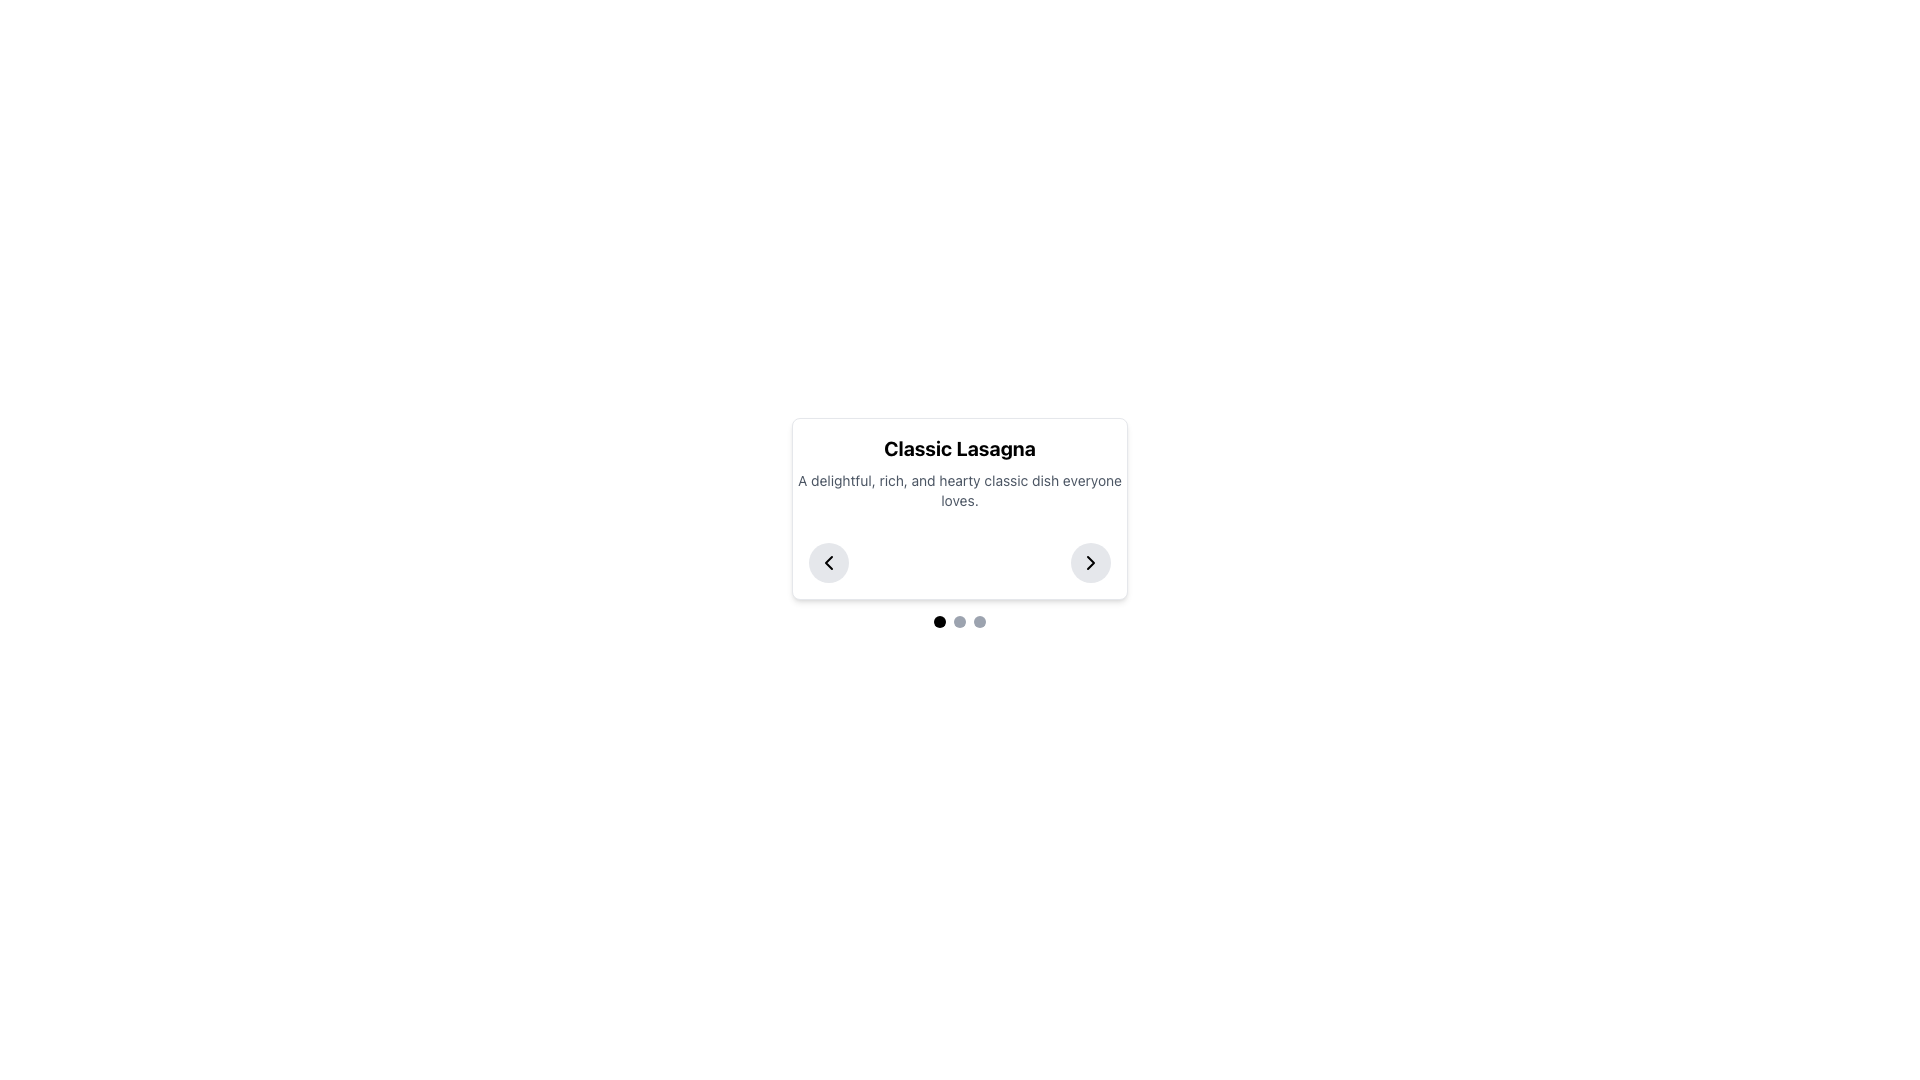  I want to click on the bolded text 'Classic Lasagna', which is larger than surrounding text and located at the center of a white card with rounded corners, so click(960, 447).